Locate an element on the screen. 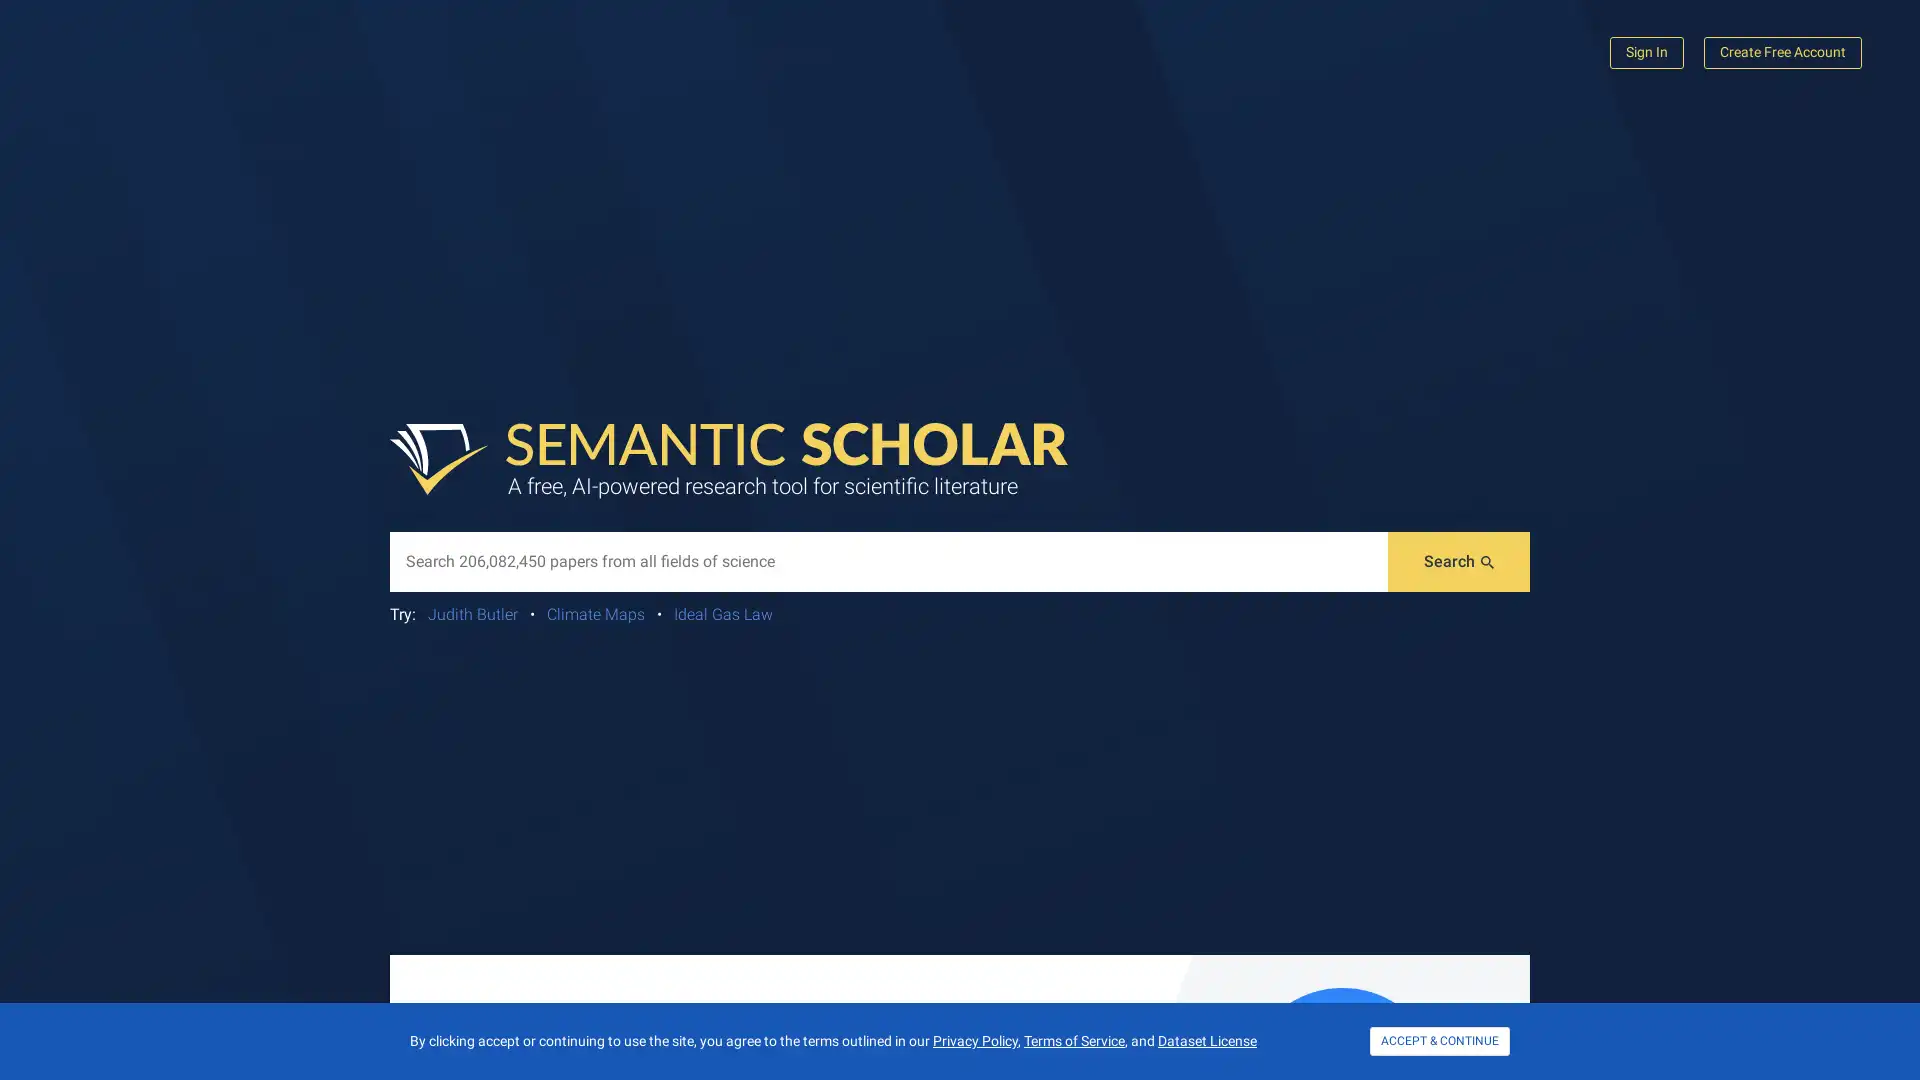 This screenshot has width=1920, height=1080. Create Free Account is located at coordinates (1782, 51).